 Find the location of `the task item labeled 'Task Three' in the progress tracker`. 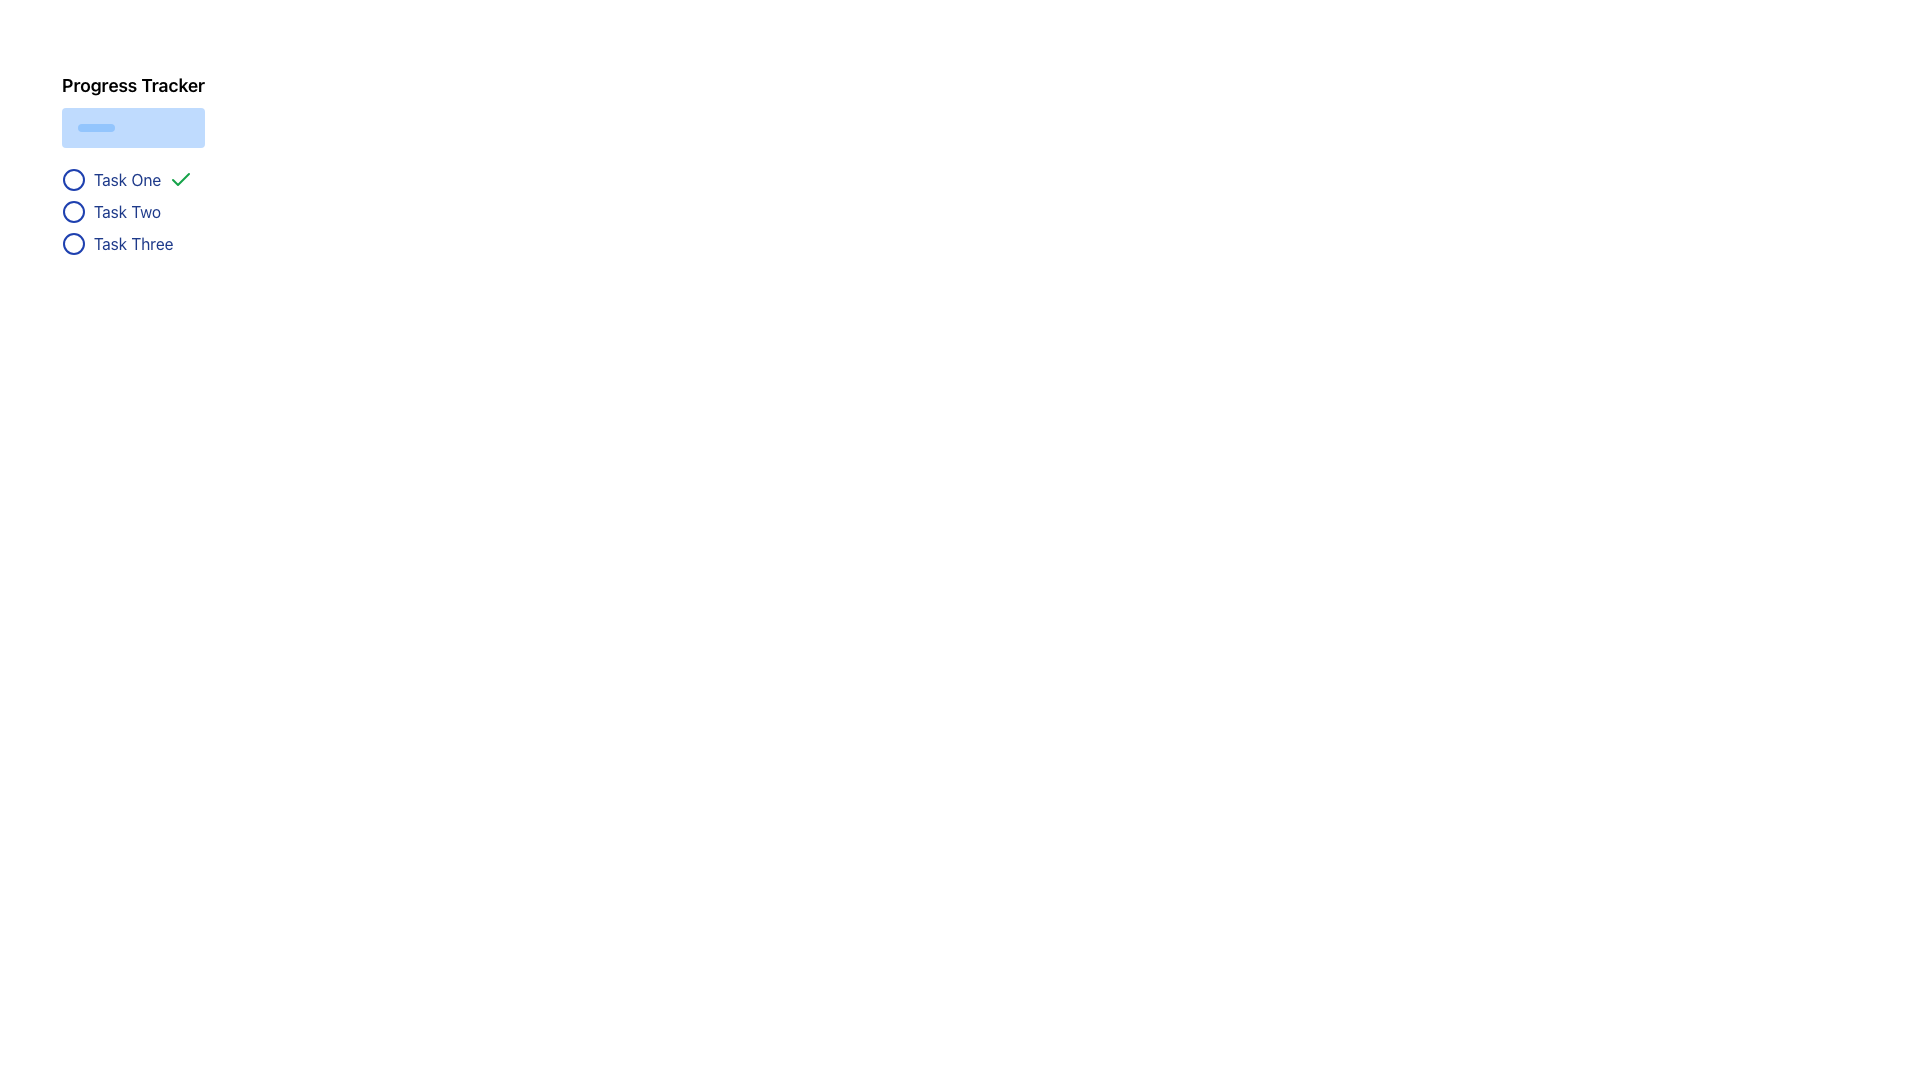

the task item labeled 'Task Three' in the progress tracker is located at coordinates (132, 242).